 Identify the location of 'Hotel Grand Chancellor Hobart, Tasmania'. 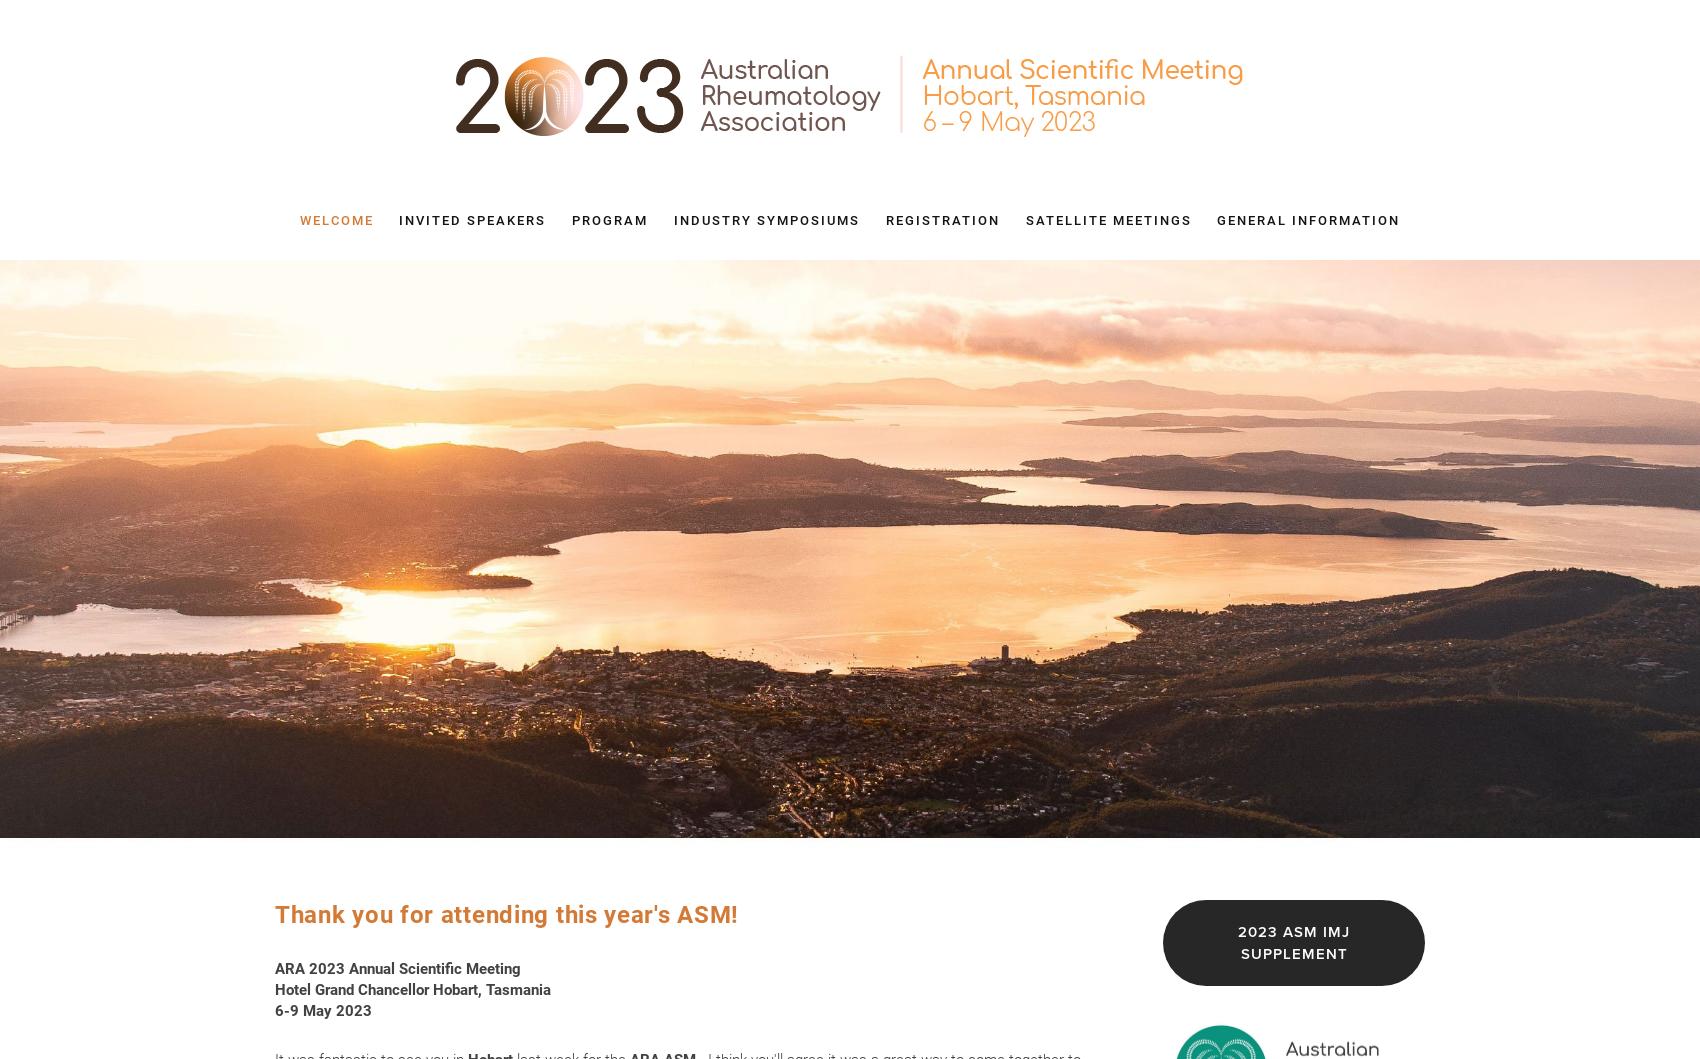
(413, 988).